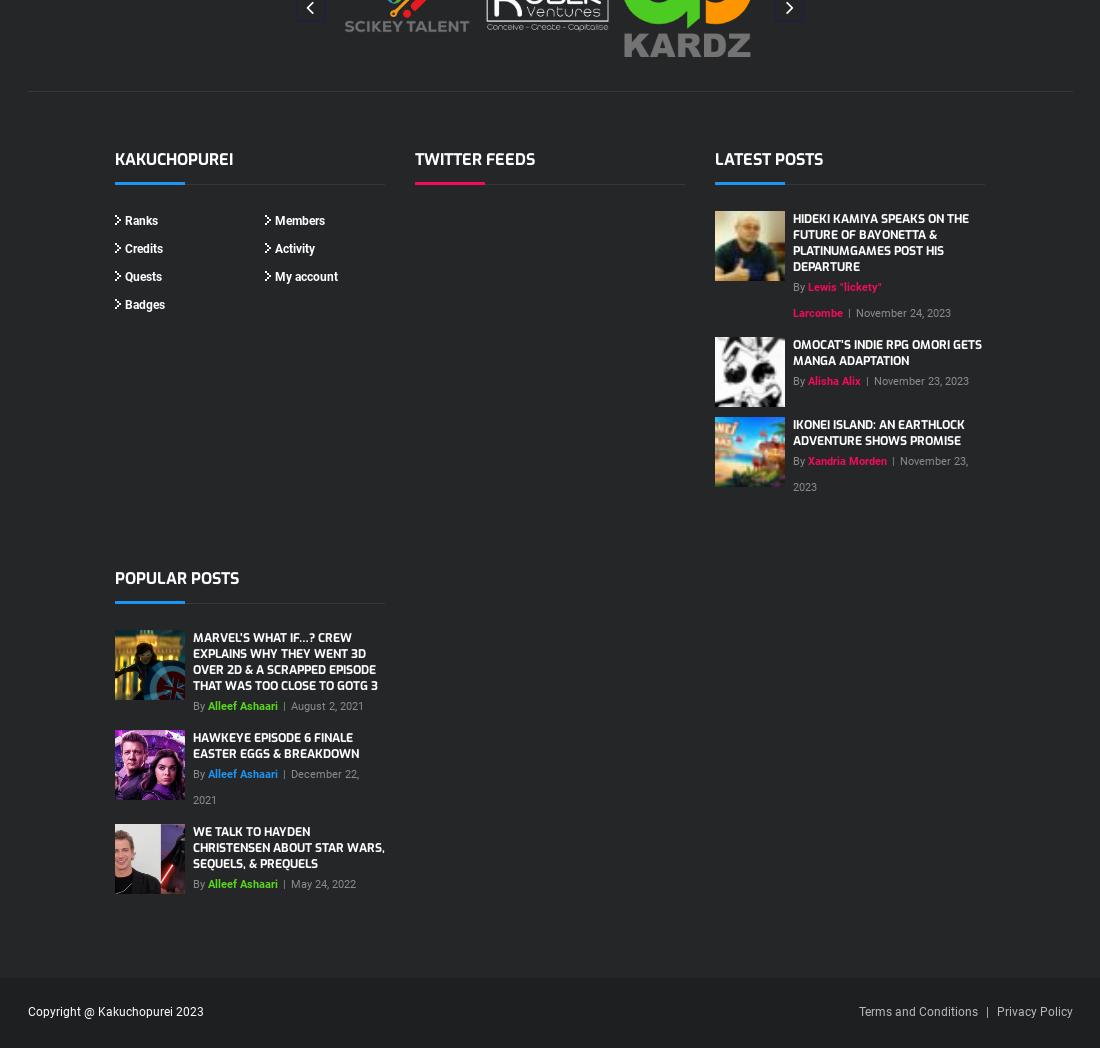 Image resolution: width=1100 pixels, height=1048 pixels. Describe the element at coordinates (326, 704) in the screenshot. I see `'August 2, 2021'` at that location.